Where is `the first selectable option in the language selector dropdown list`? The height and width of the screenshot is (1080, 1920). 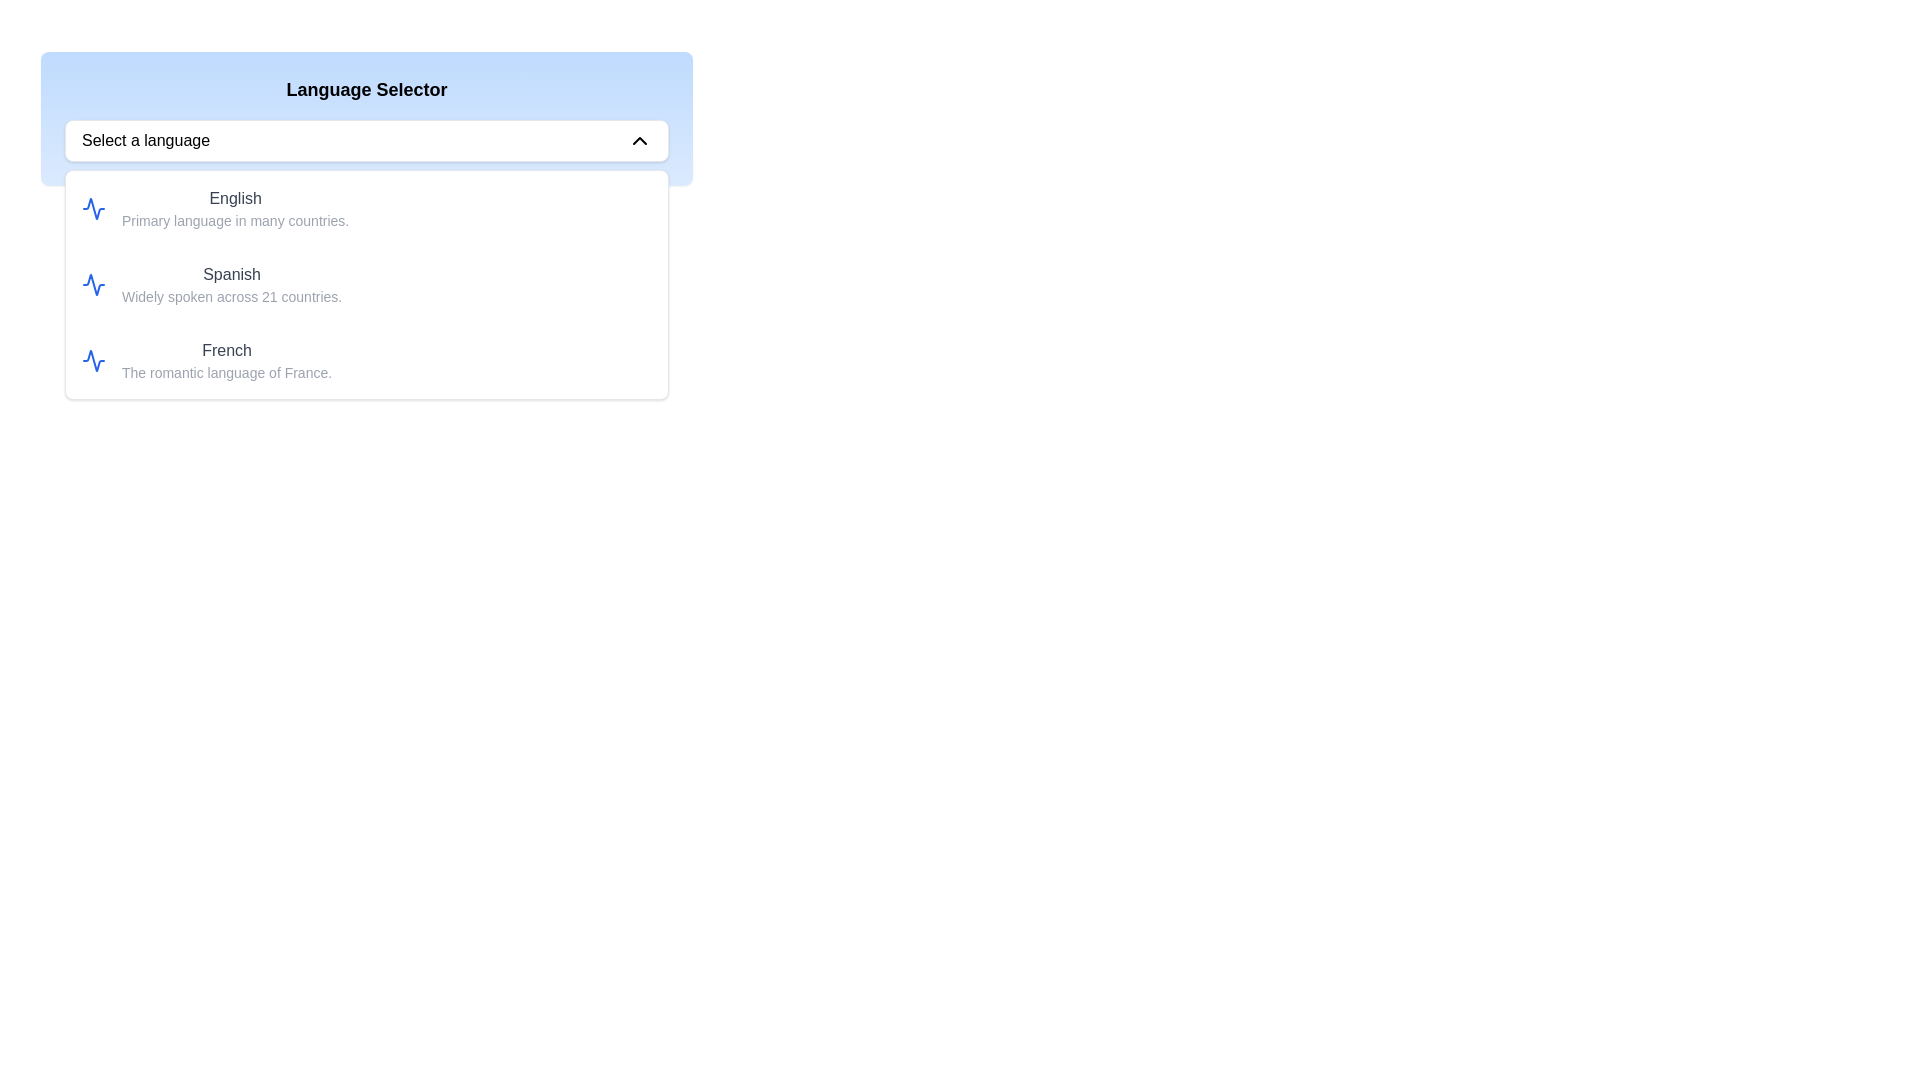
the first selectable option in the language selector dropdown list is located at coordinates (366, 208).